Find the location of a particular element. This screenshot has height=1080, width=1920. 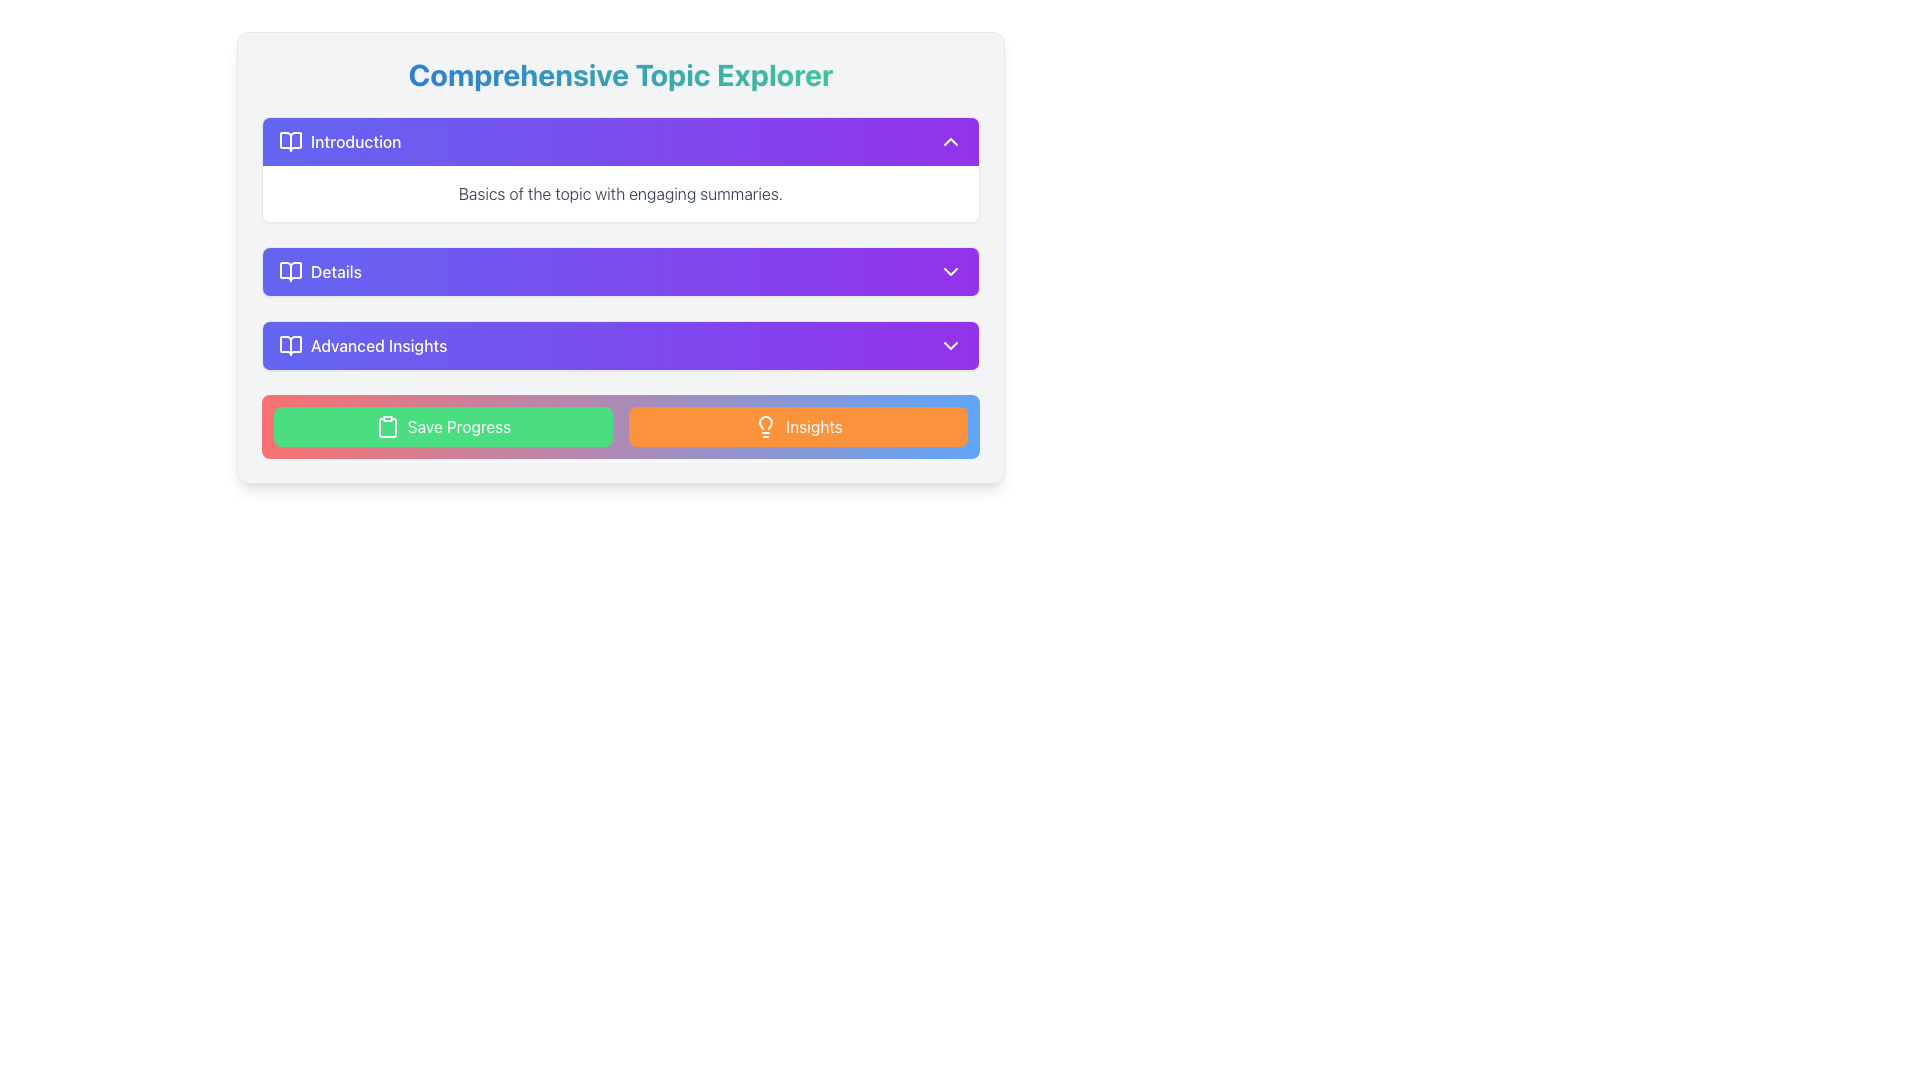

the gradient-styled purple button located in the second position of the vertically-aligned list is located at coordinates (619, 257).